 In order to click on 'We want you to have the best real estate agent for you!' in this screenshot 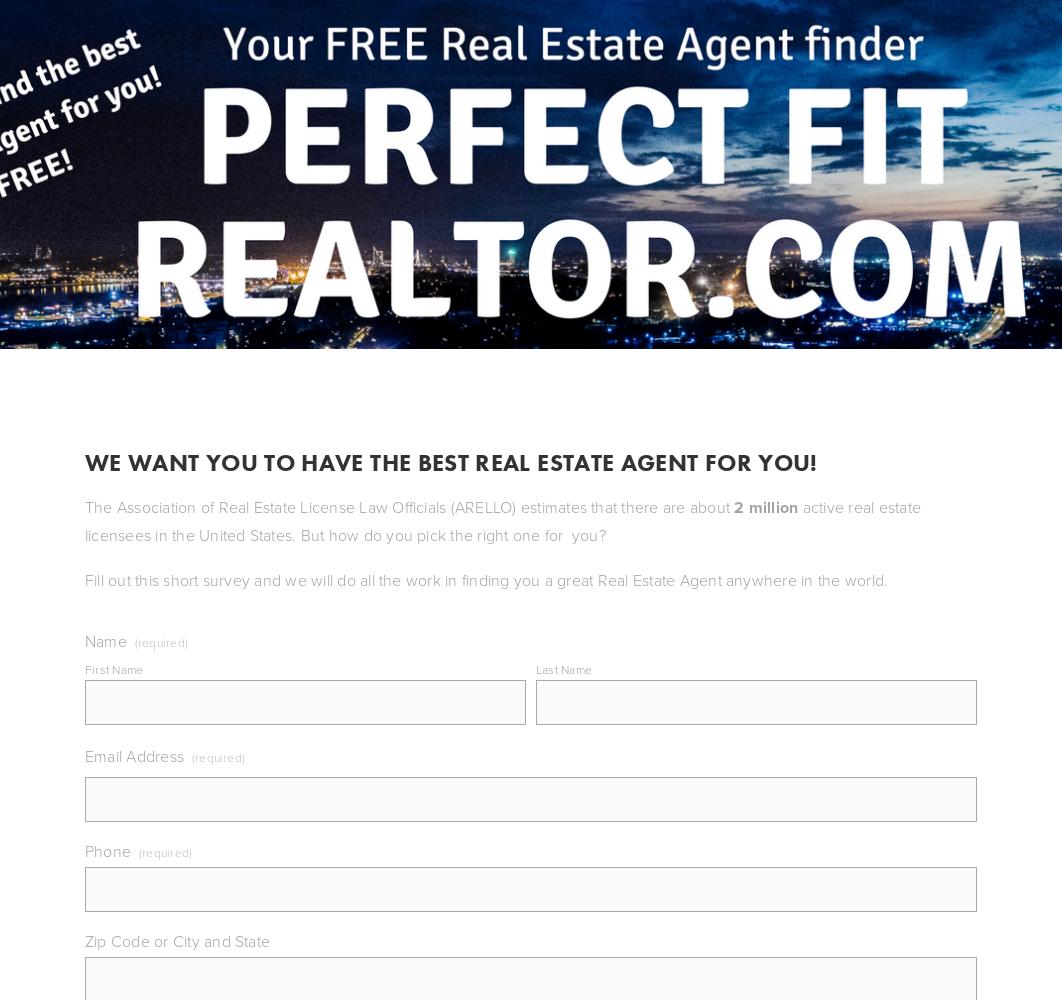, I will do `click(453, 460)`.